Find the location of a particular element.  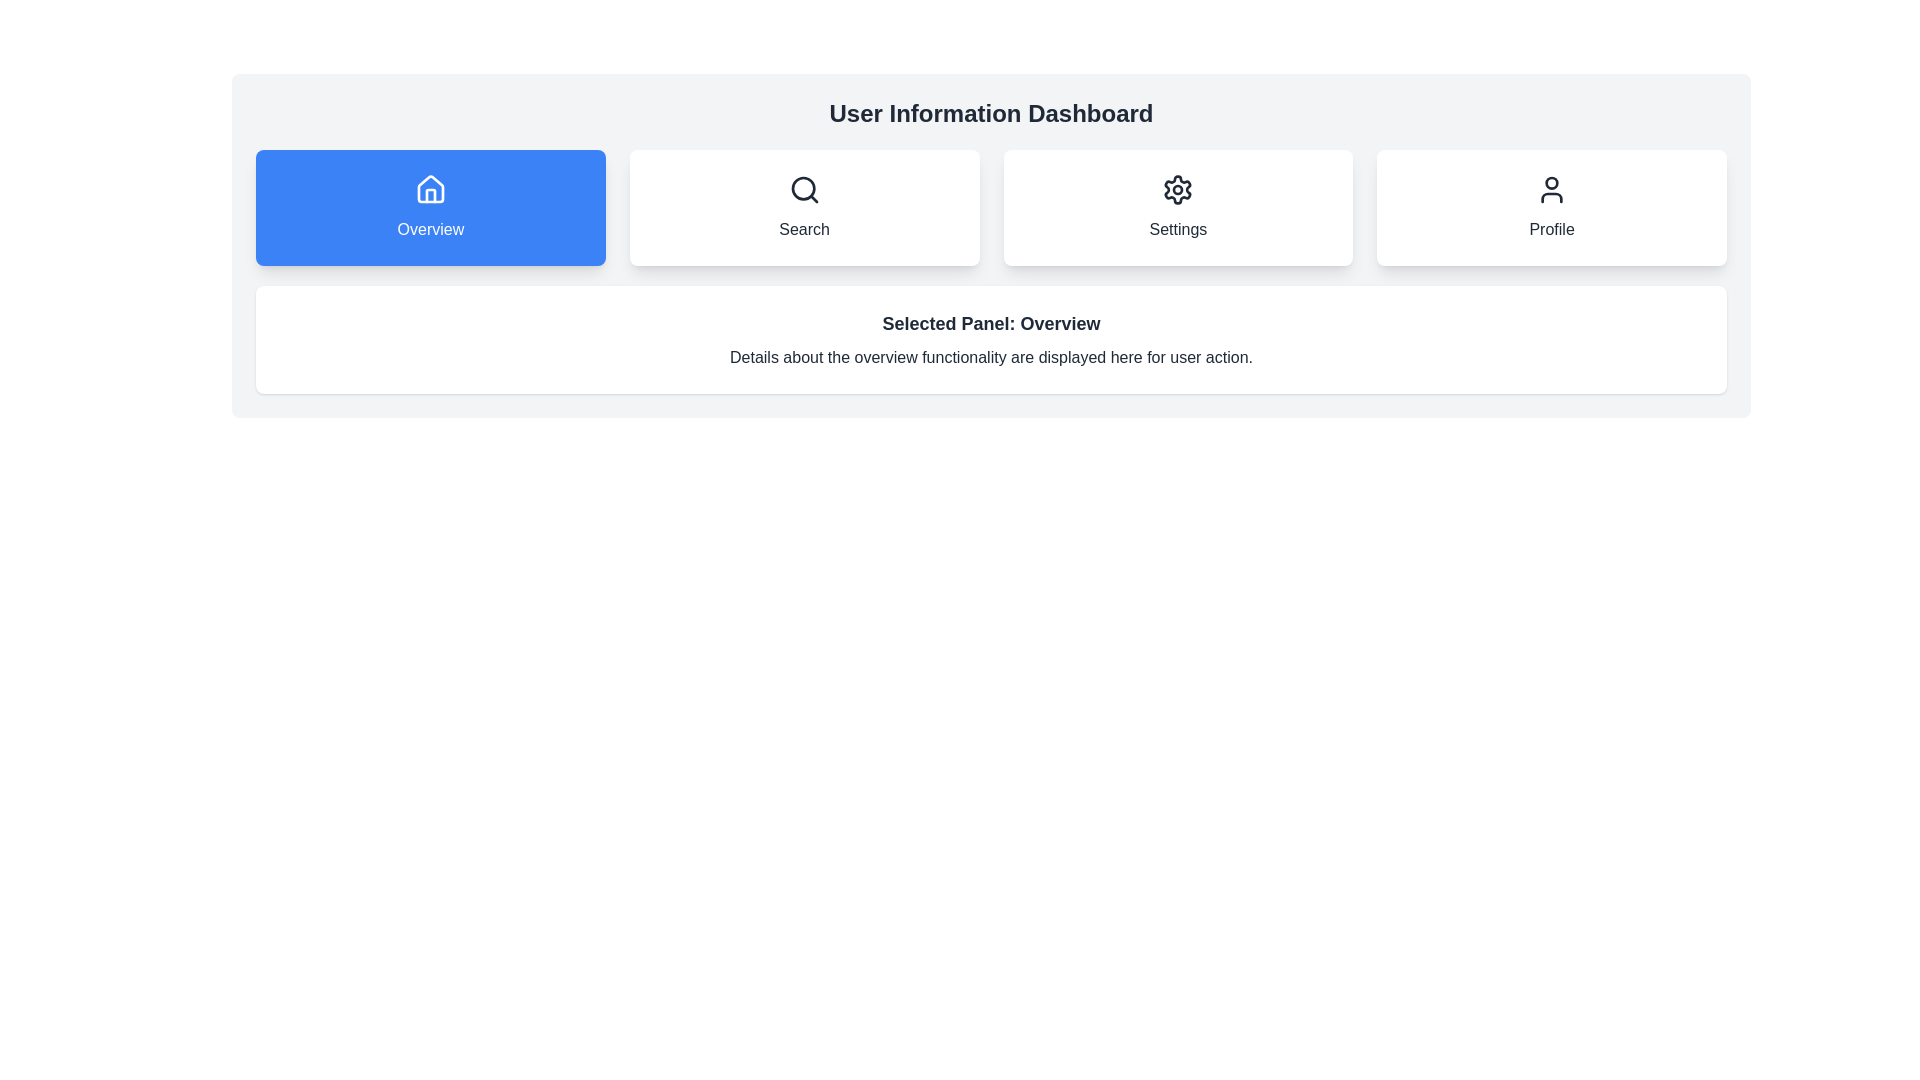

the Profile button which contains the SVG graphic representing the user interaction for navigating to the user profile section is located at coordinates (1550, 182).